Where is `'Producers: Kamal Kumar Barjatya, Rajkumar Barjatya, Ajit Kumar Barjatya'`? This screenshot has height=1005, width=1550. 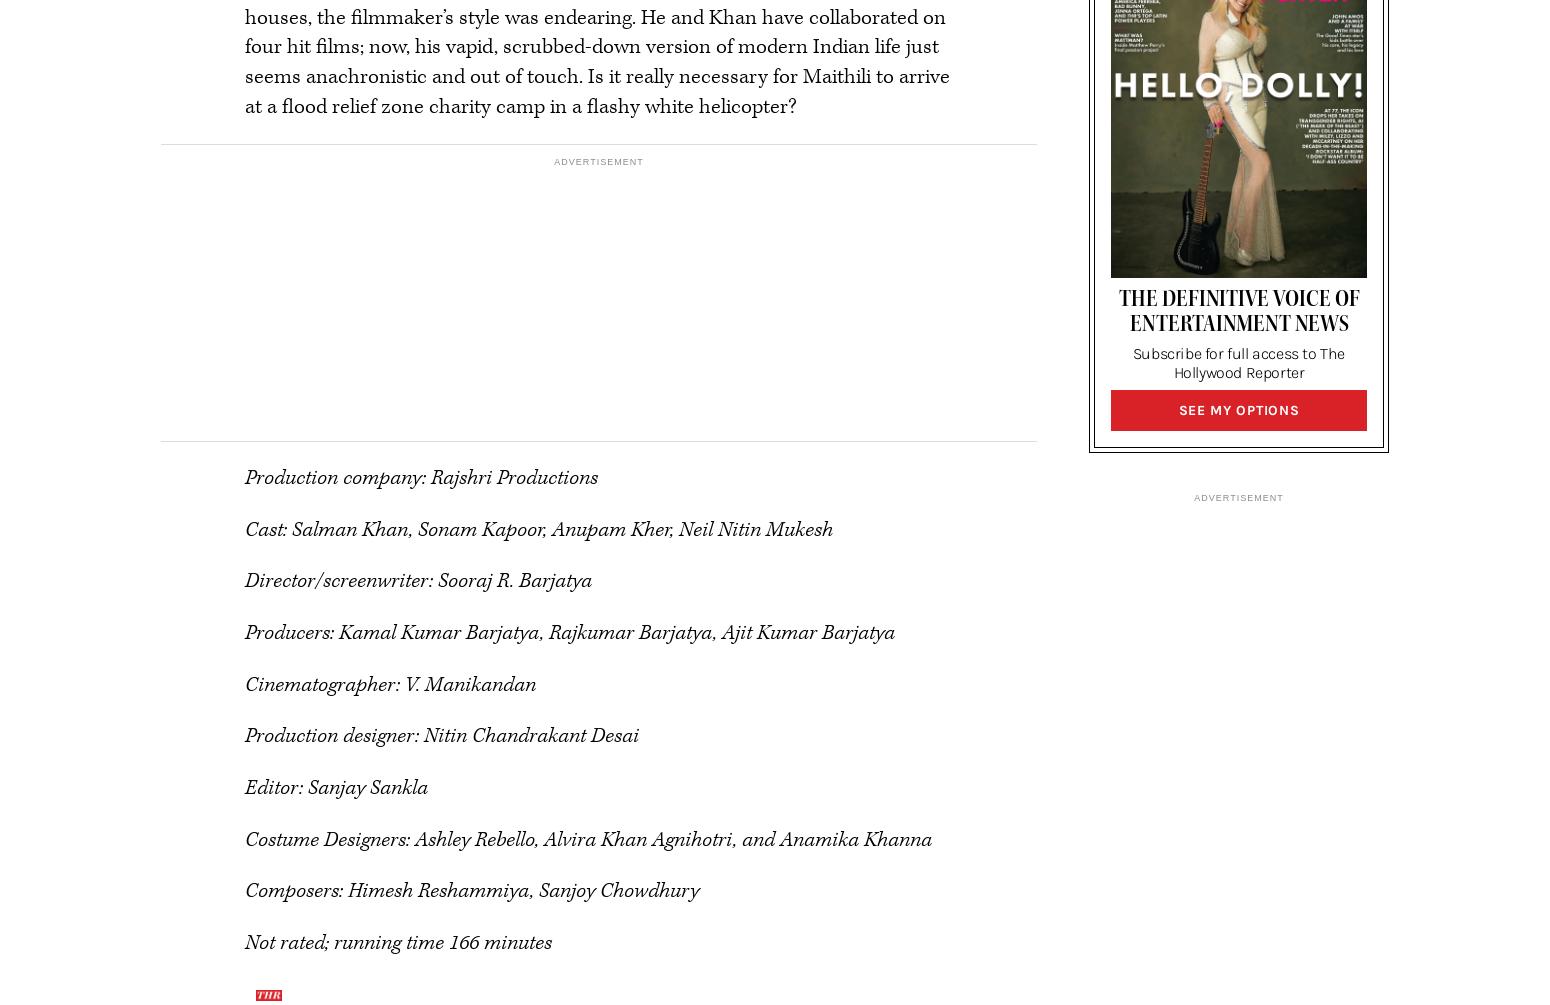
'Producers: Kamal Kumar Barjatya, Rajkumar Barjatya, Ajit Kumar Barjatya' is located at coordinates (245, 632).